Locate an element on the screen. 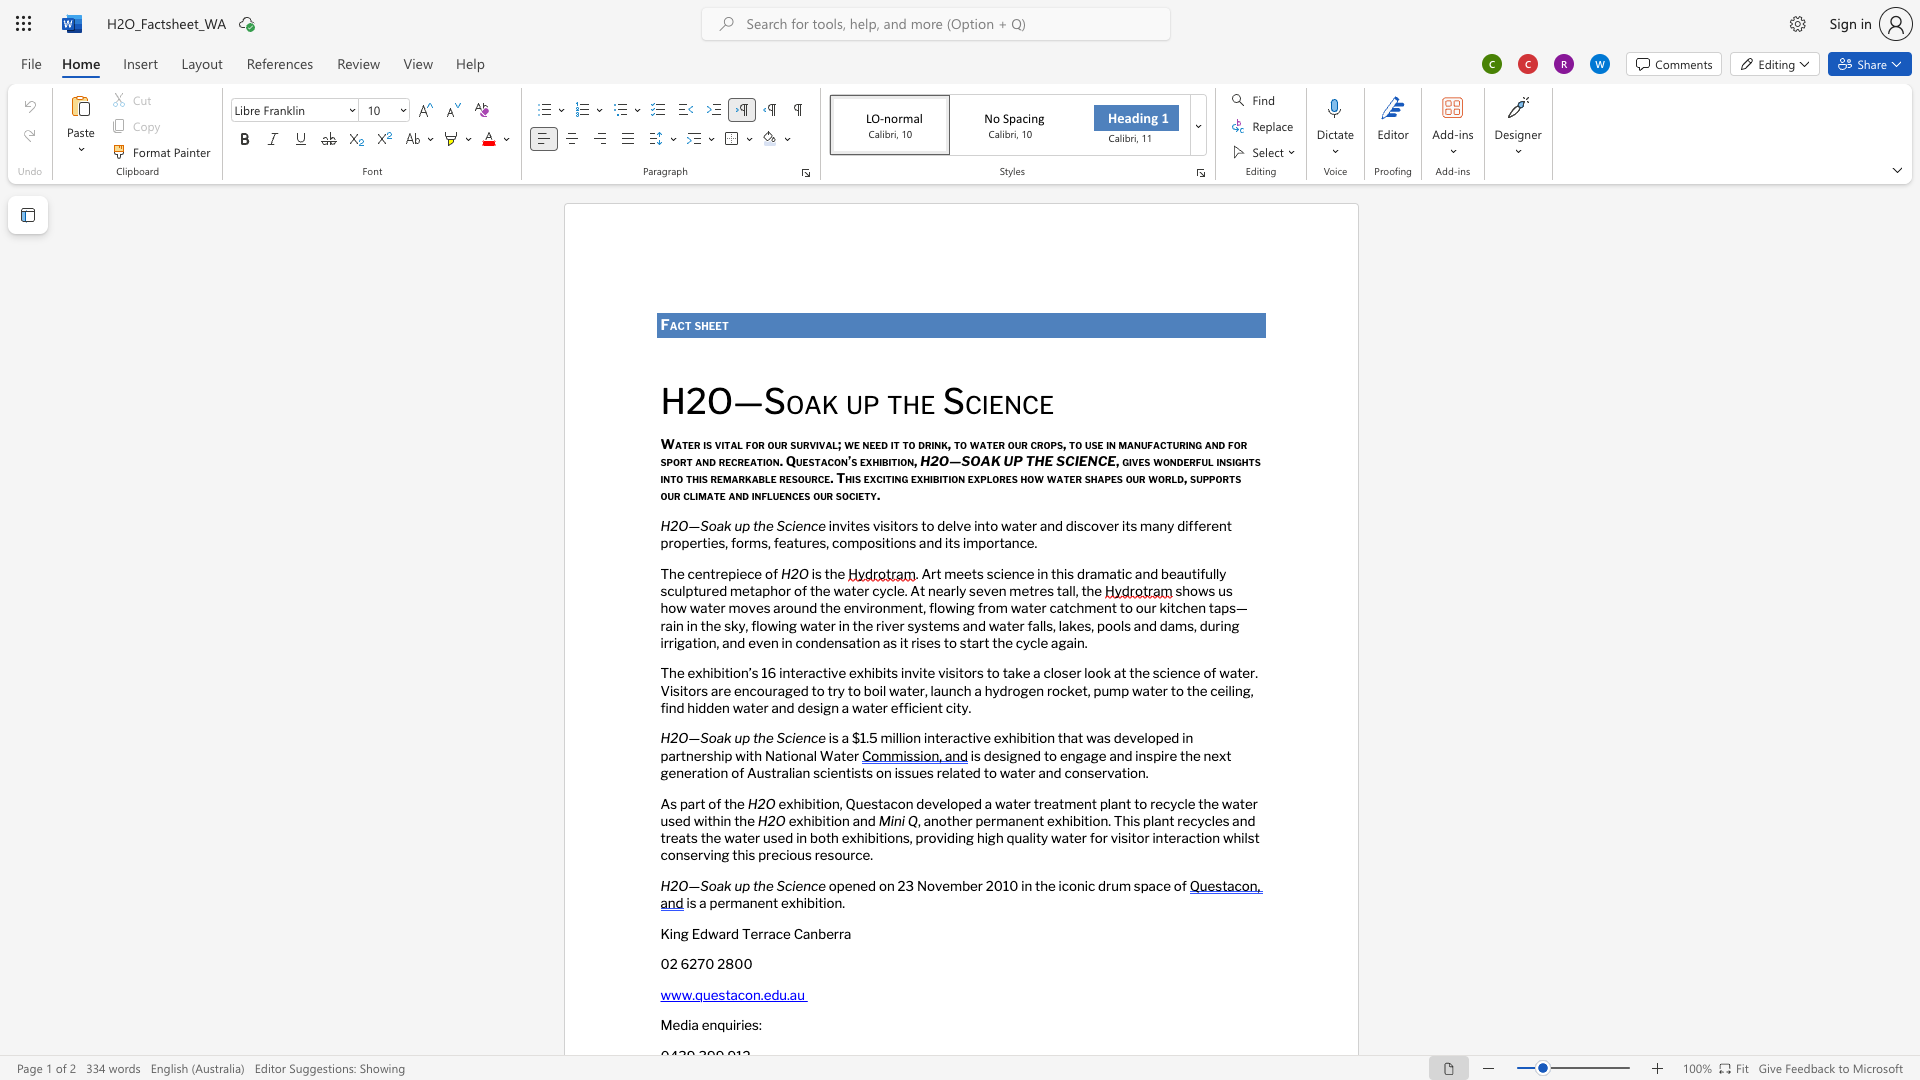  the 2th character "v" in the text is located at coordinates (914, 673).